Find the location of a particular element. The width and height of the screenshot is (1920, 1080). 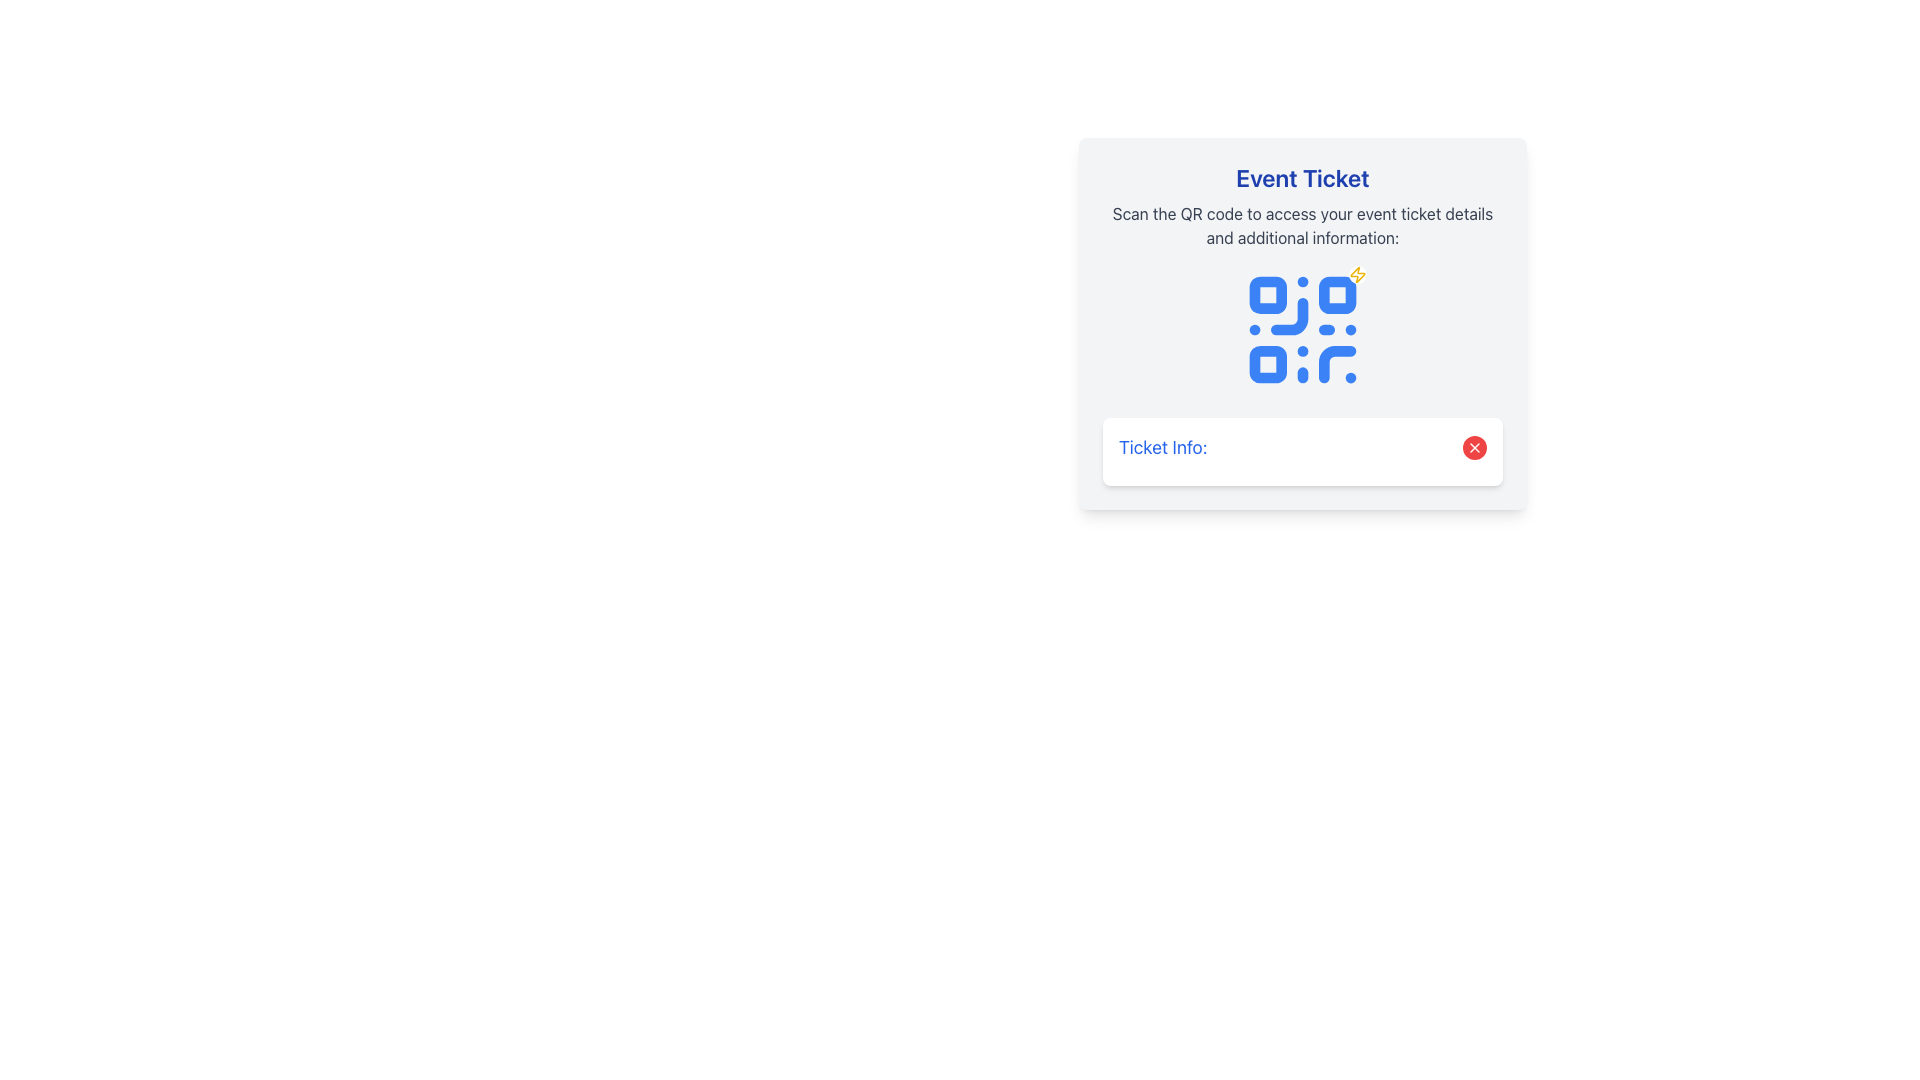

the QR code element located at the center of the card layout, which is positioned below the instruction text and above the ticket info section is located at coordinates (1302, 329).